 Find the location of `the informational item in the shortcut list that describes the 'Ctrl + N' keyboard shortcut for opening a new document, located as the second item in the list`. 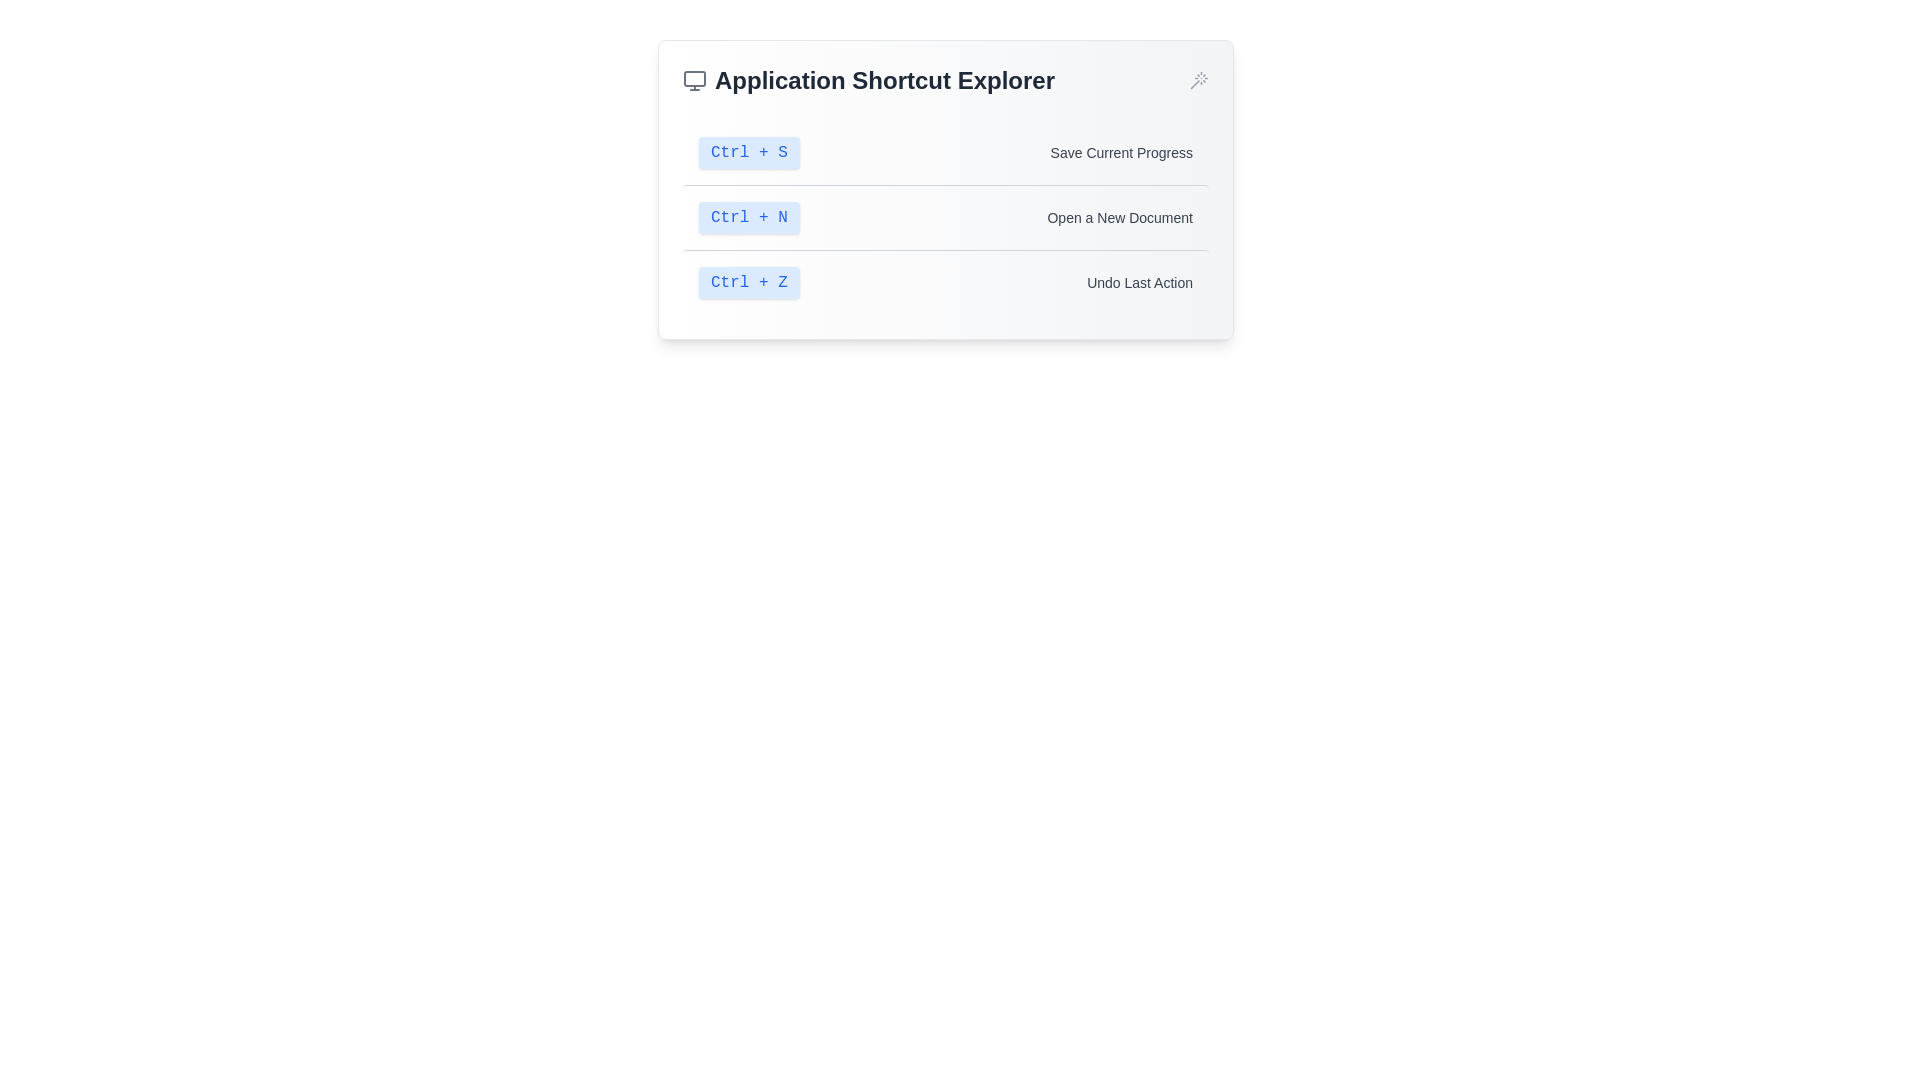

the informational item in the shortcut list that describes the 'Ctrl + N' keyboard shortcut for opening a new document, located as the second item in the list is located at coordinates (944, 217).